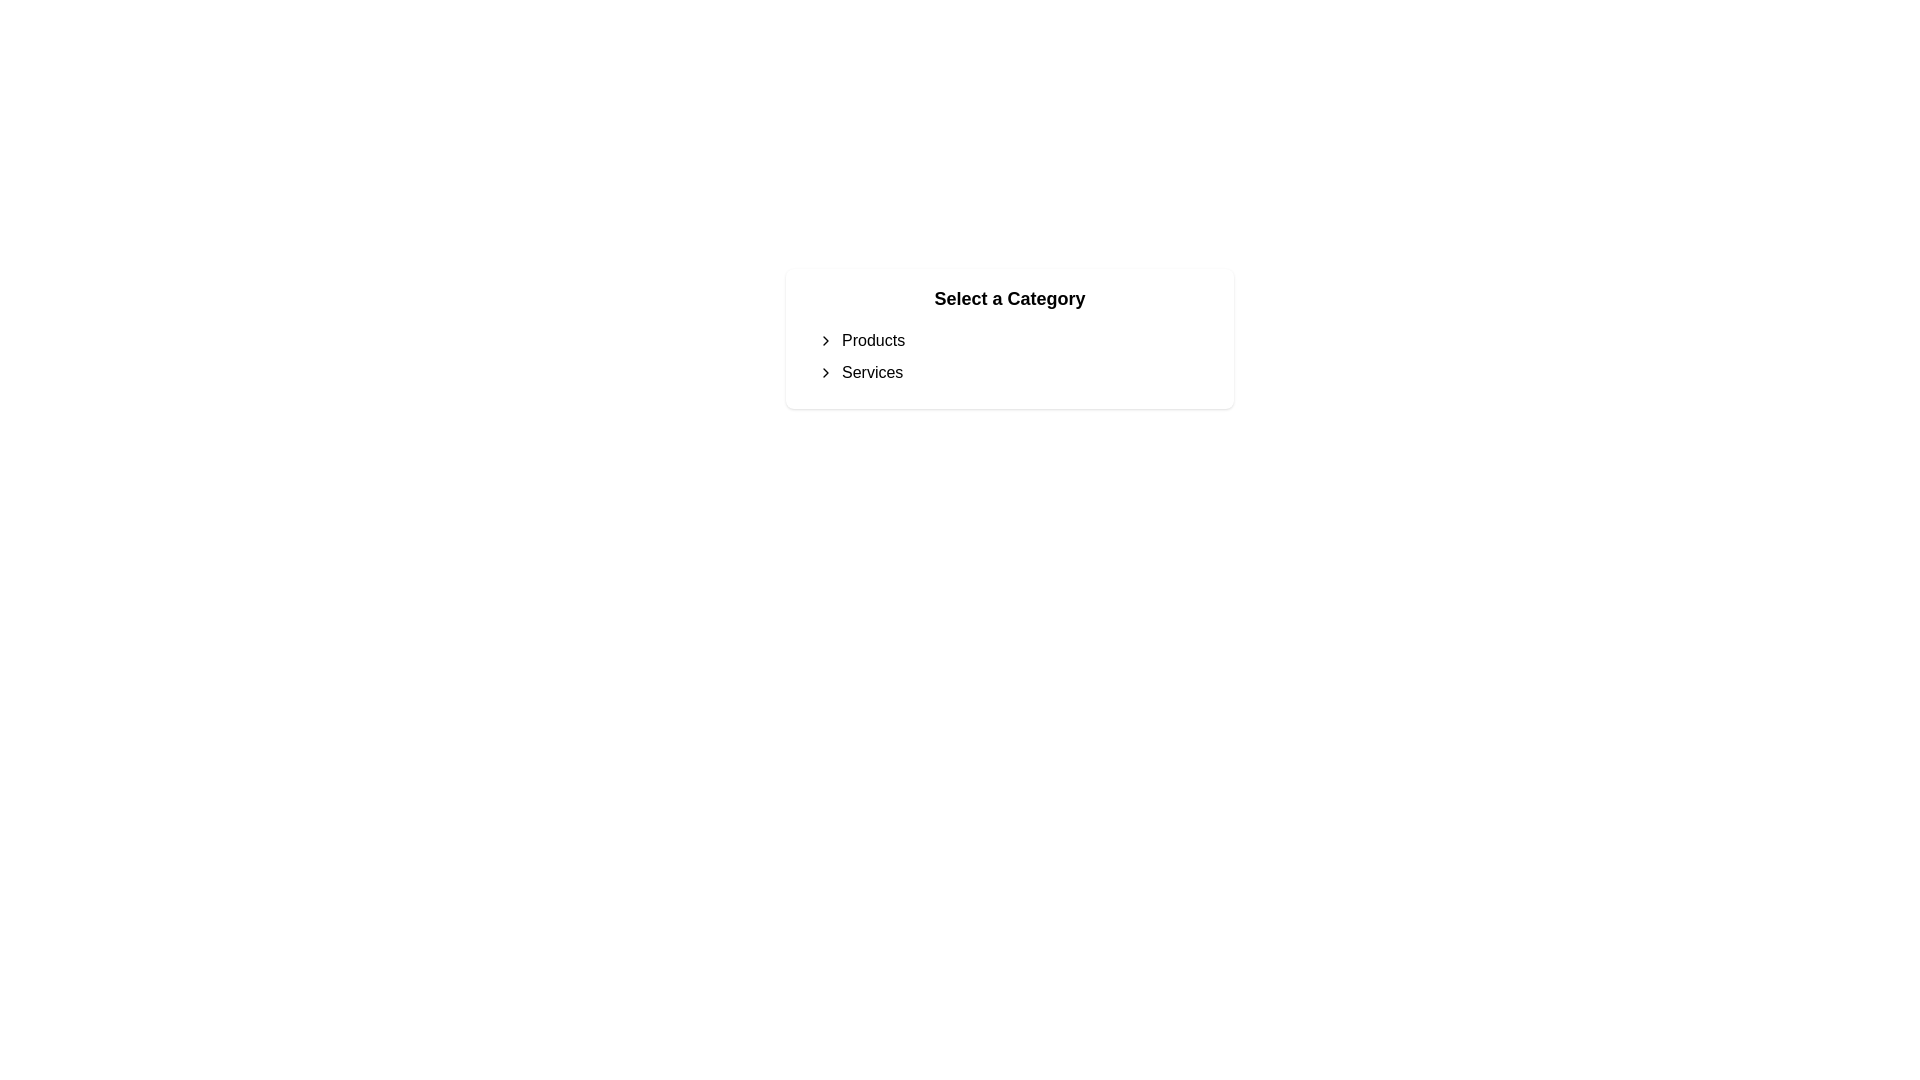 This screenshot has width=1920, height=1080. I want to click on the right arrow chevron icon next to the 'Services' option to trigger a tooltip or highlight effect, so click(825, 373).